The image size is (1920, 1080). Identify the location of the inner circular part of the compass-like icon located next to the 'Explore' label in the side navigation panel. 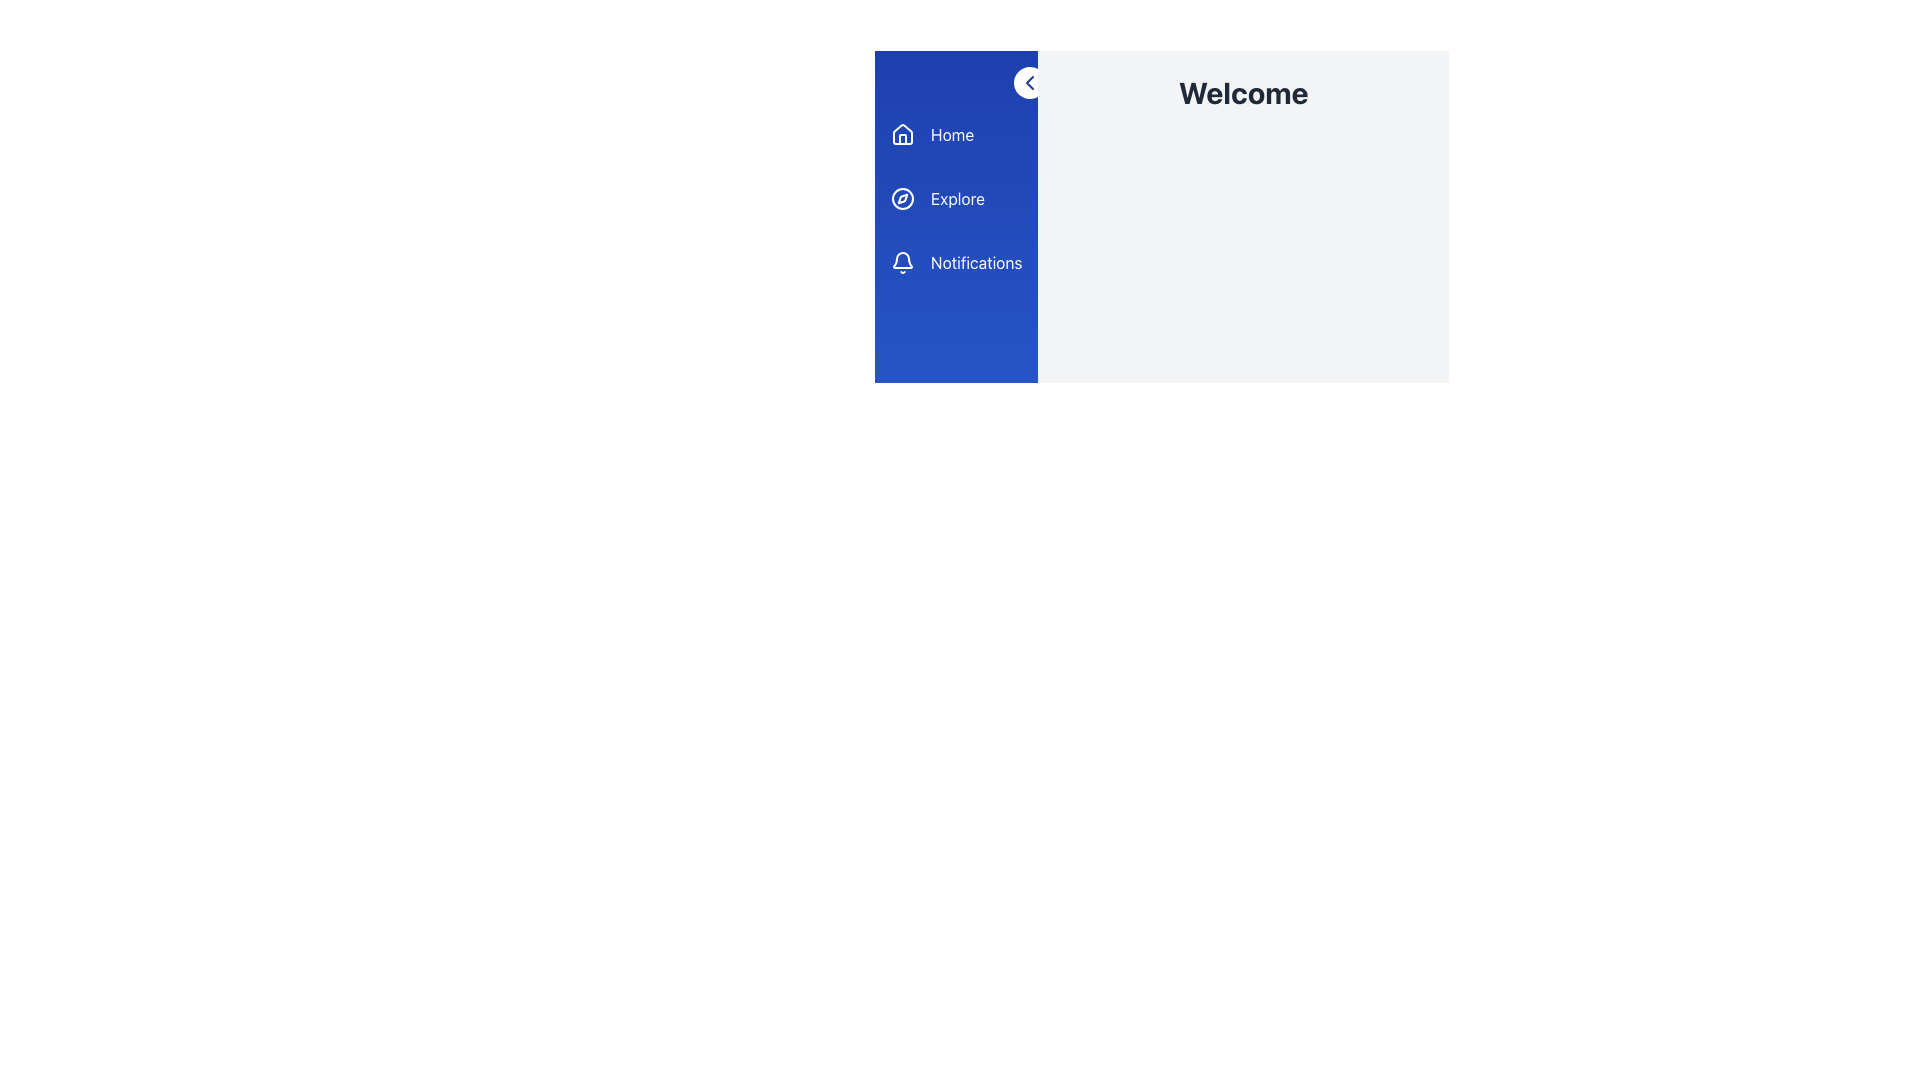
(901, 199).